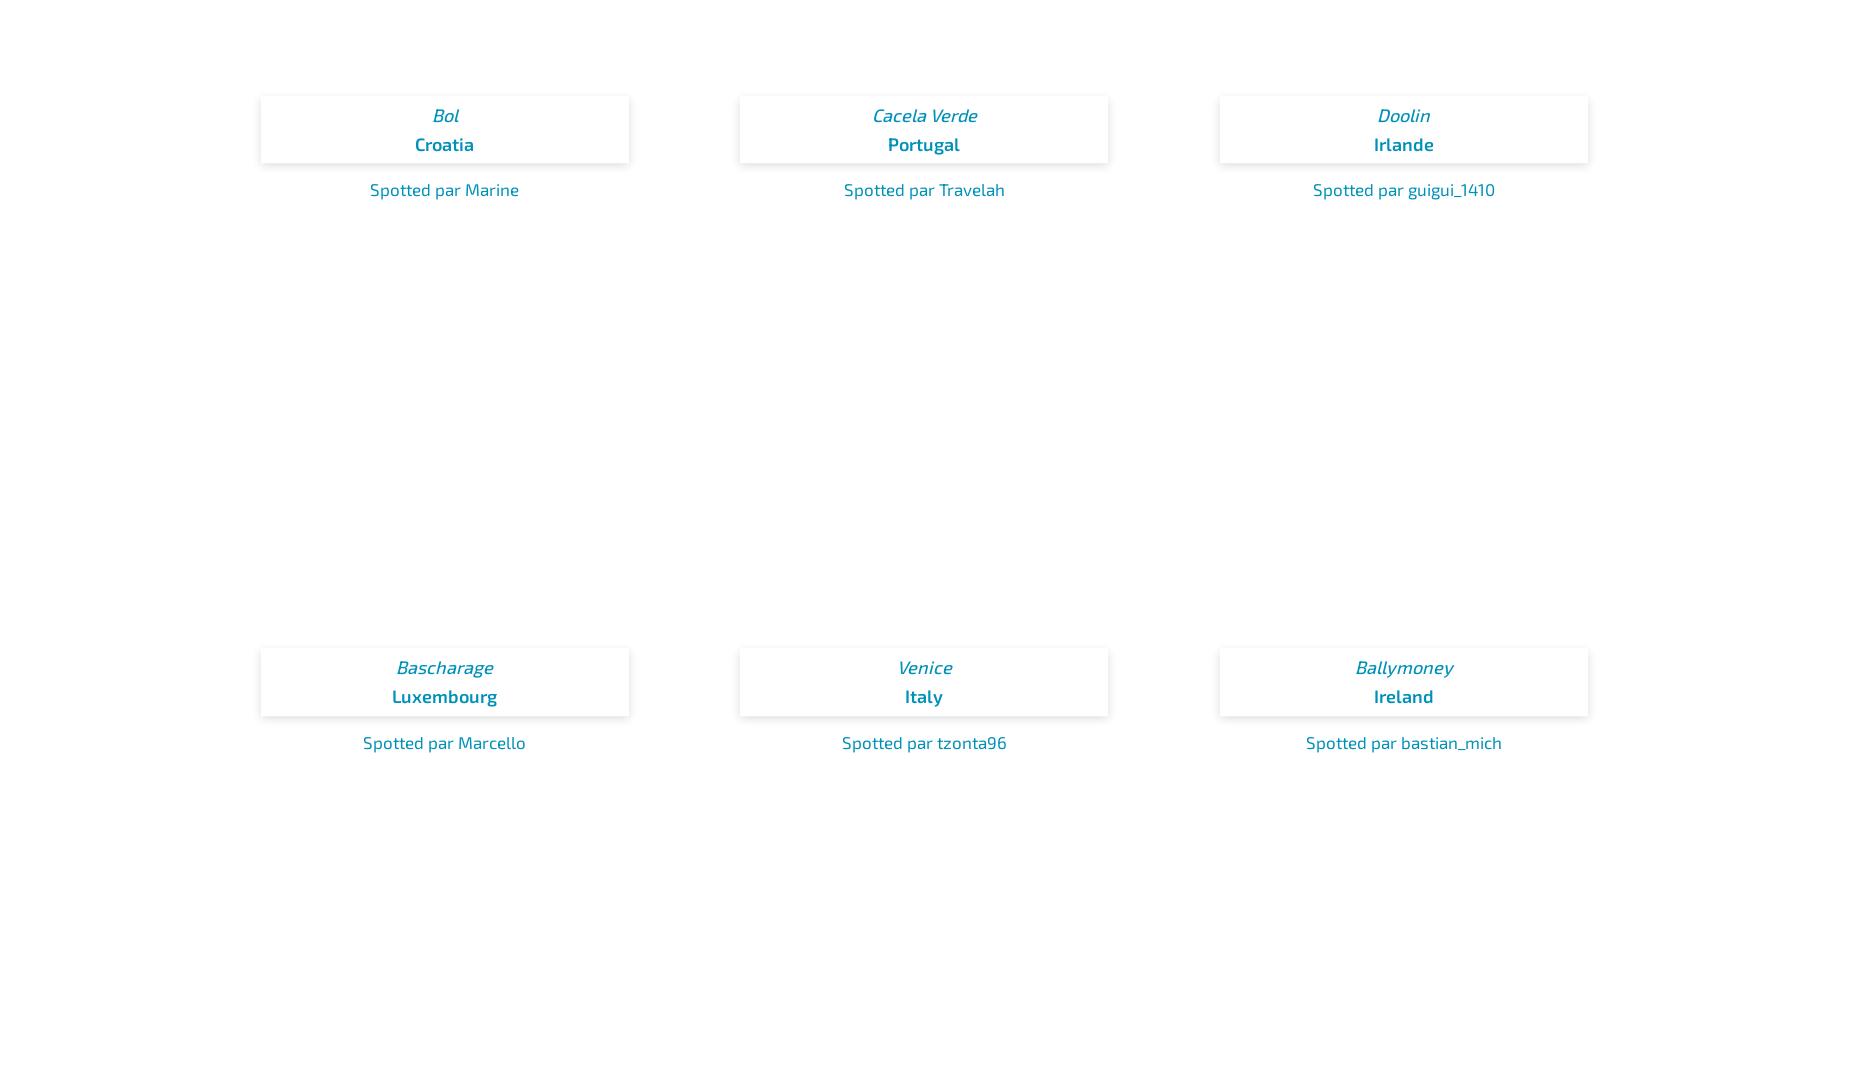  What do you see at coordinates (924, 141) in the screenshot?
I see `'Portugal'` at bounding box center [924, 141].